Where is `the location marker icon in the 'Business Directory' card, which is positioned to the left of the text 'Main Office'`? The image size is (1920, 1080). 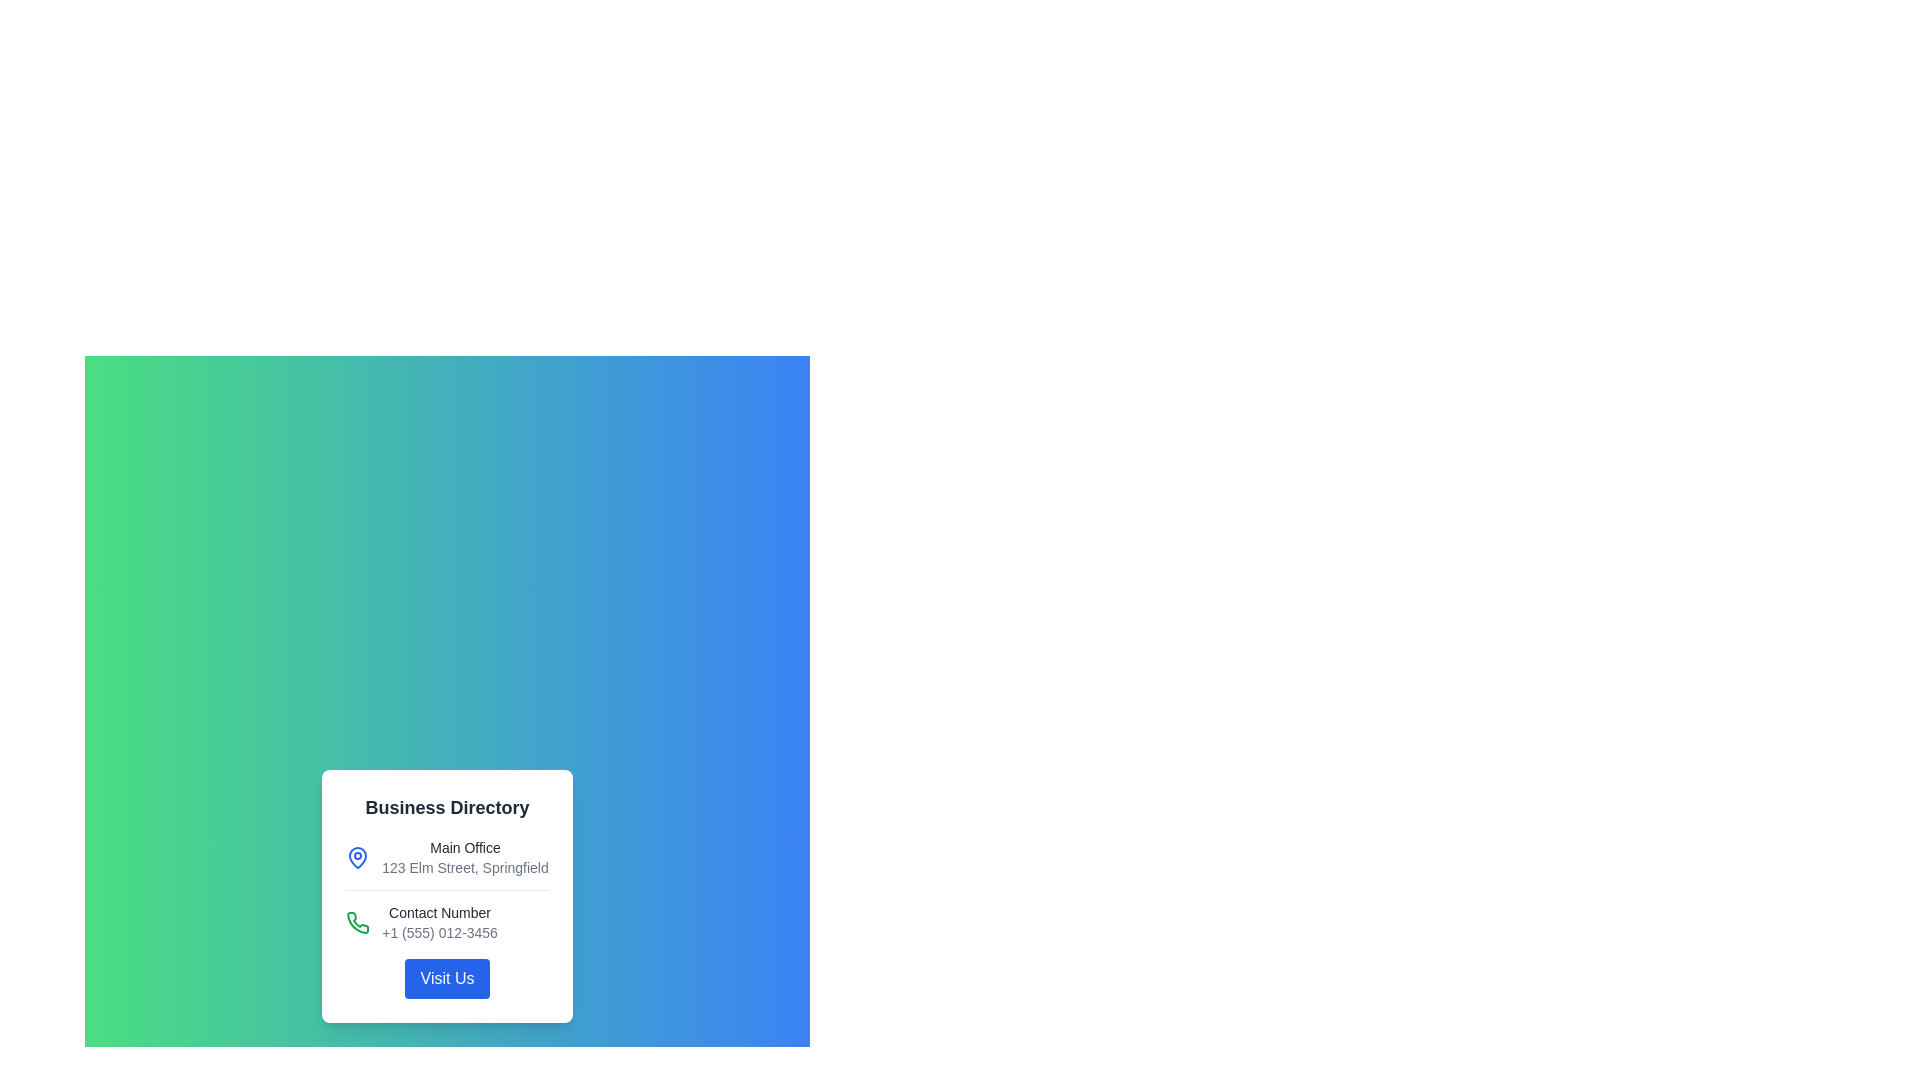 the location marker icon in the 'Business Directory' card, which is positioned to the left of the text 'Main Office' is located at coordinates (358, 856).